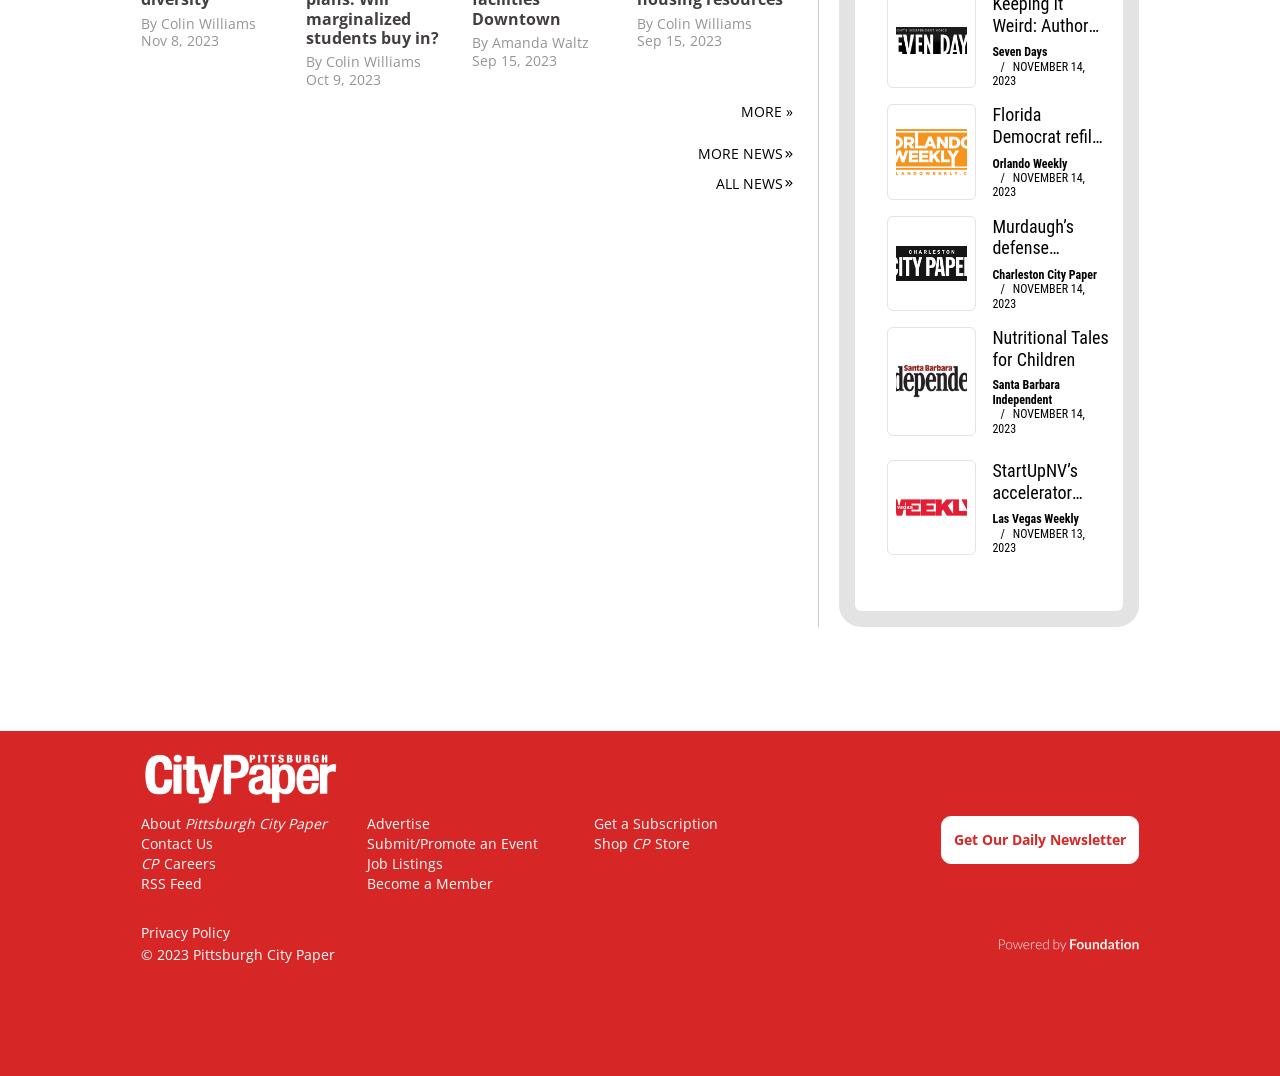 The image size is (1280, 1076). What do you see at coordinates (1040, 838) in the screenshot?
I see `'Get Our Daily Newsletter'` at bounding box center [1040, 838].